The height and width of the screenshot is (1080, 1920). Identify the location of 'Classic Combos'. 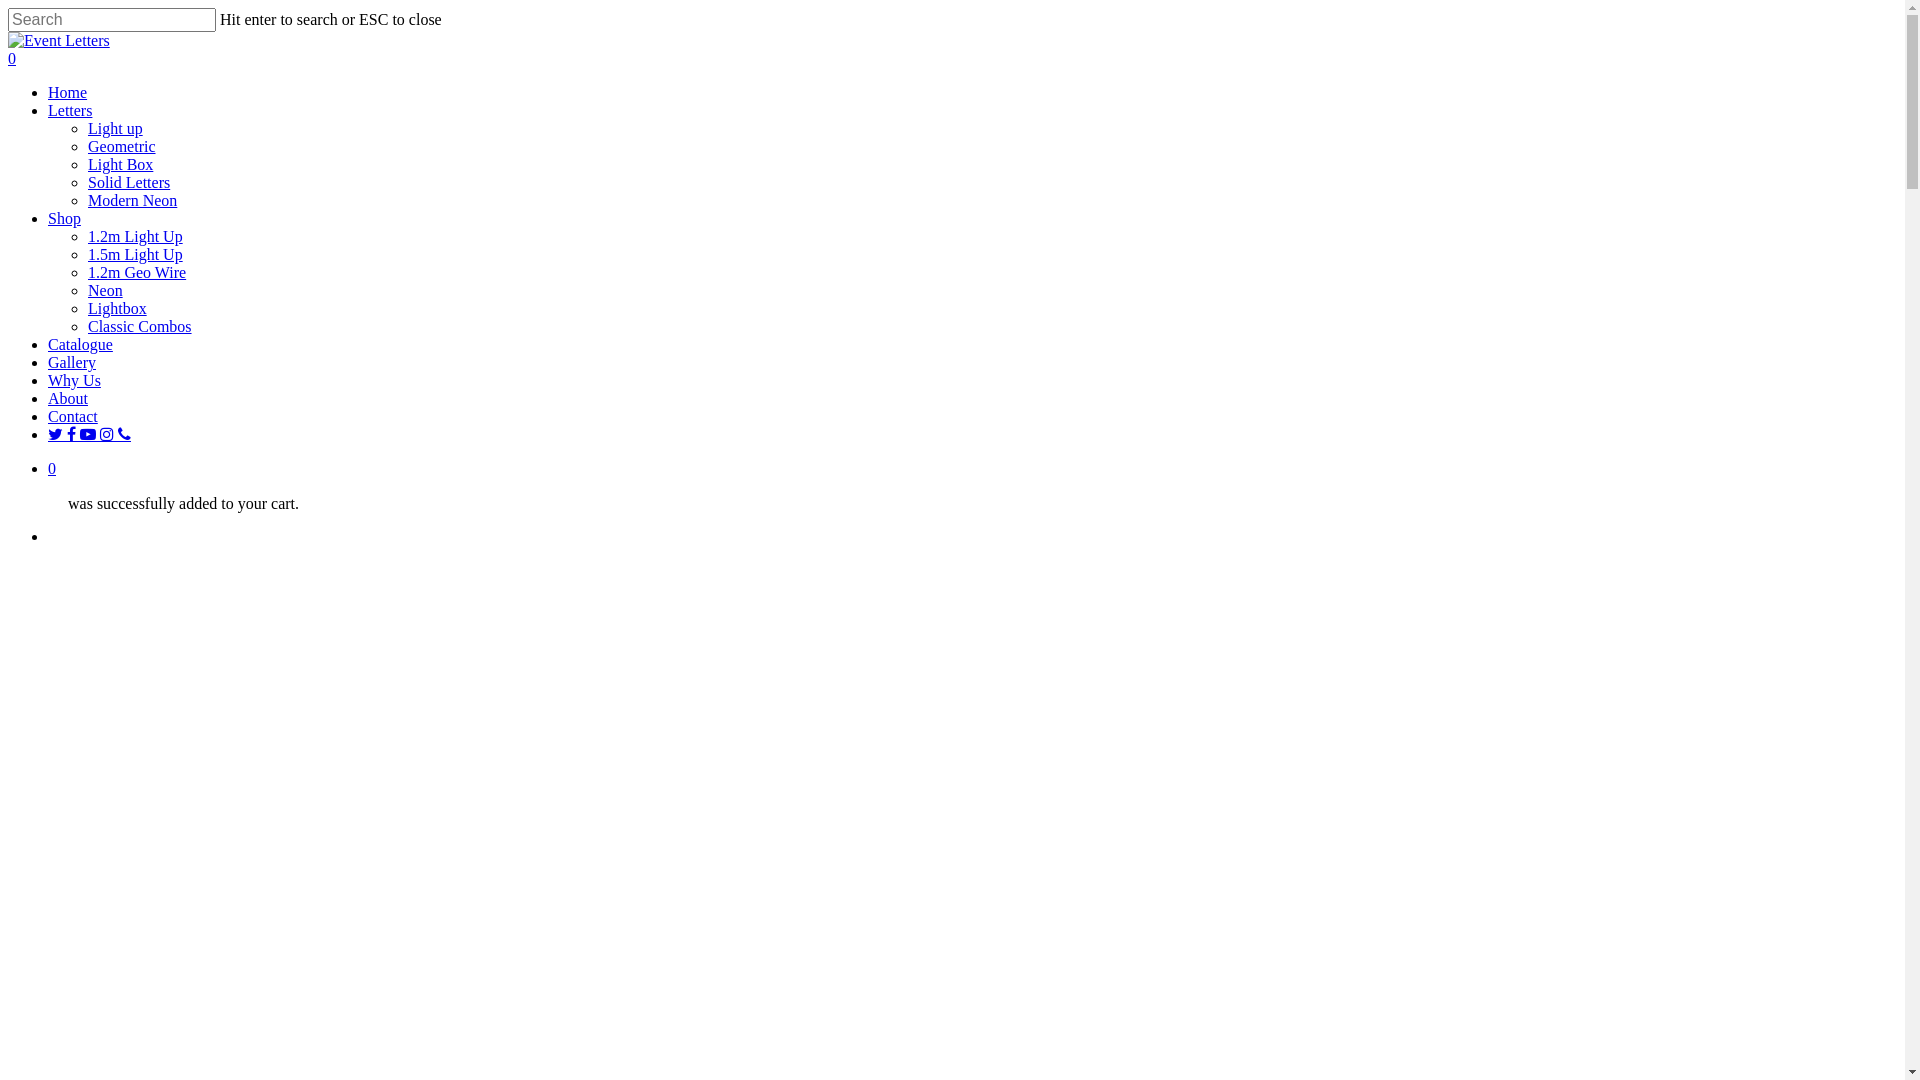
(86, 325).